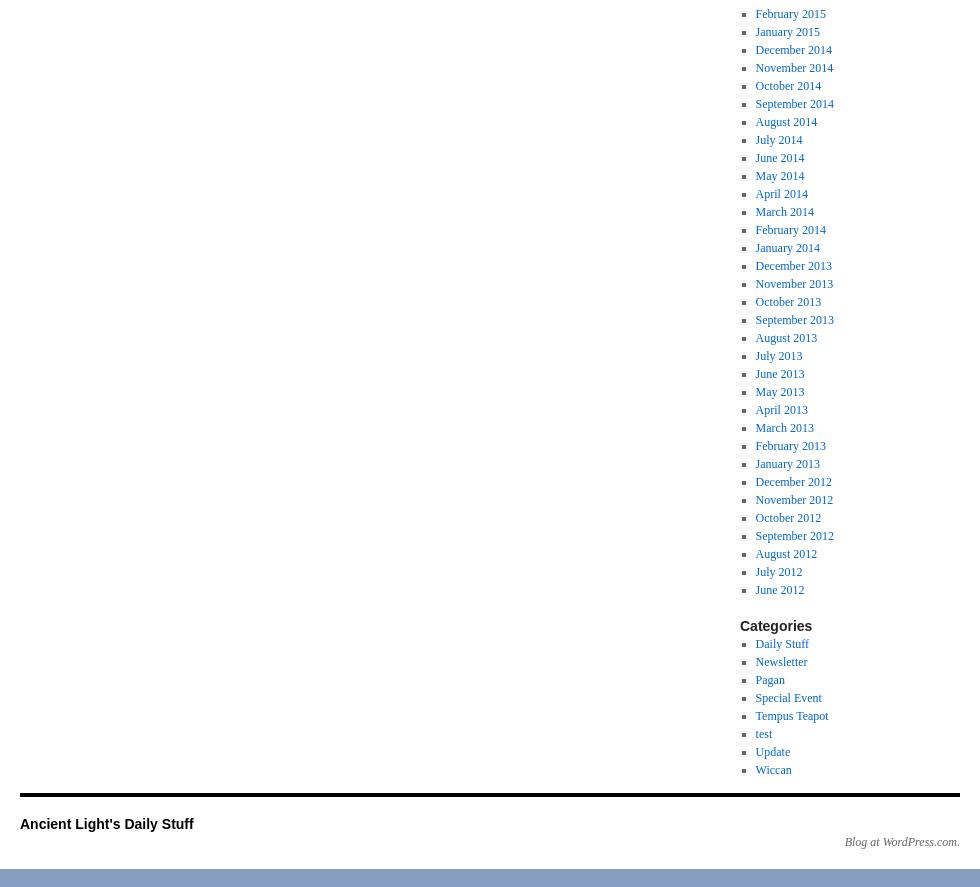 Image resolution: width=980 pixels, height=887 pixels. Describe the element at coordinates (784, 211) in the screenshot. I see `'March 2014'` at that location.